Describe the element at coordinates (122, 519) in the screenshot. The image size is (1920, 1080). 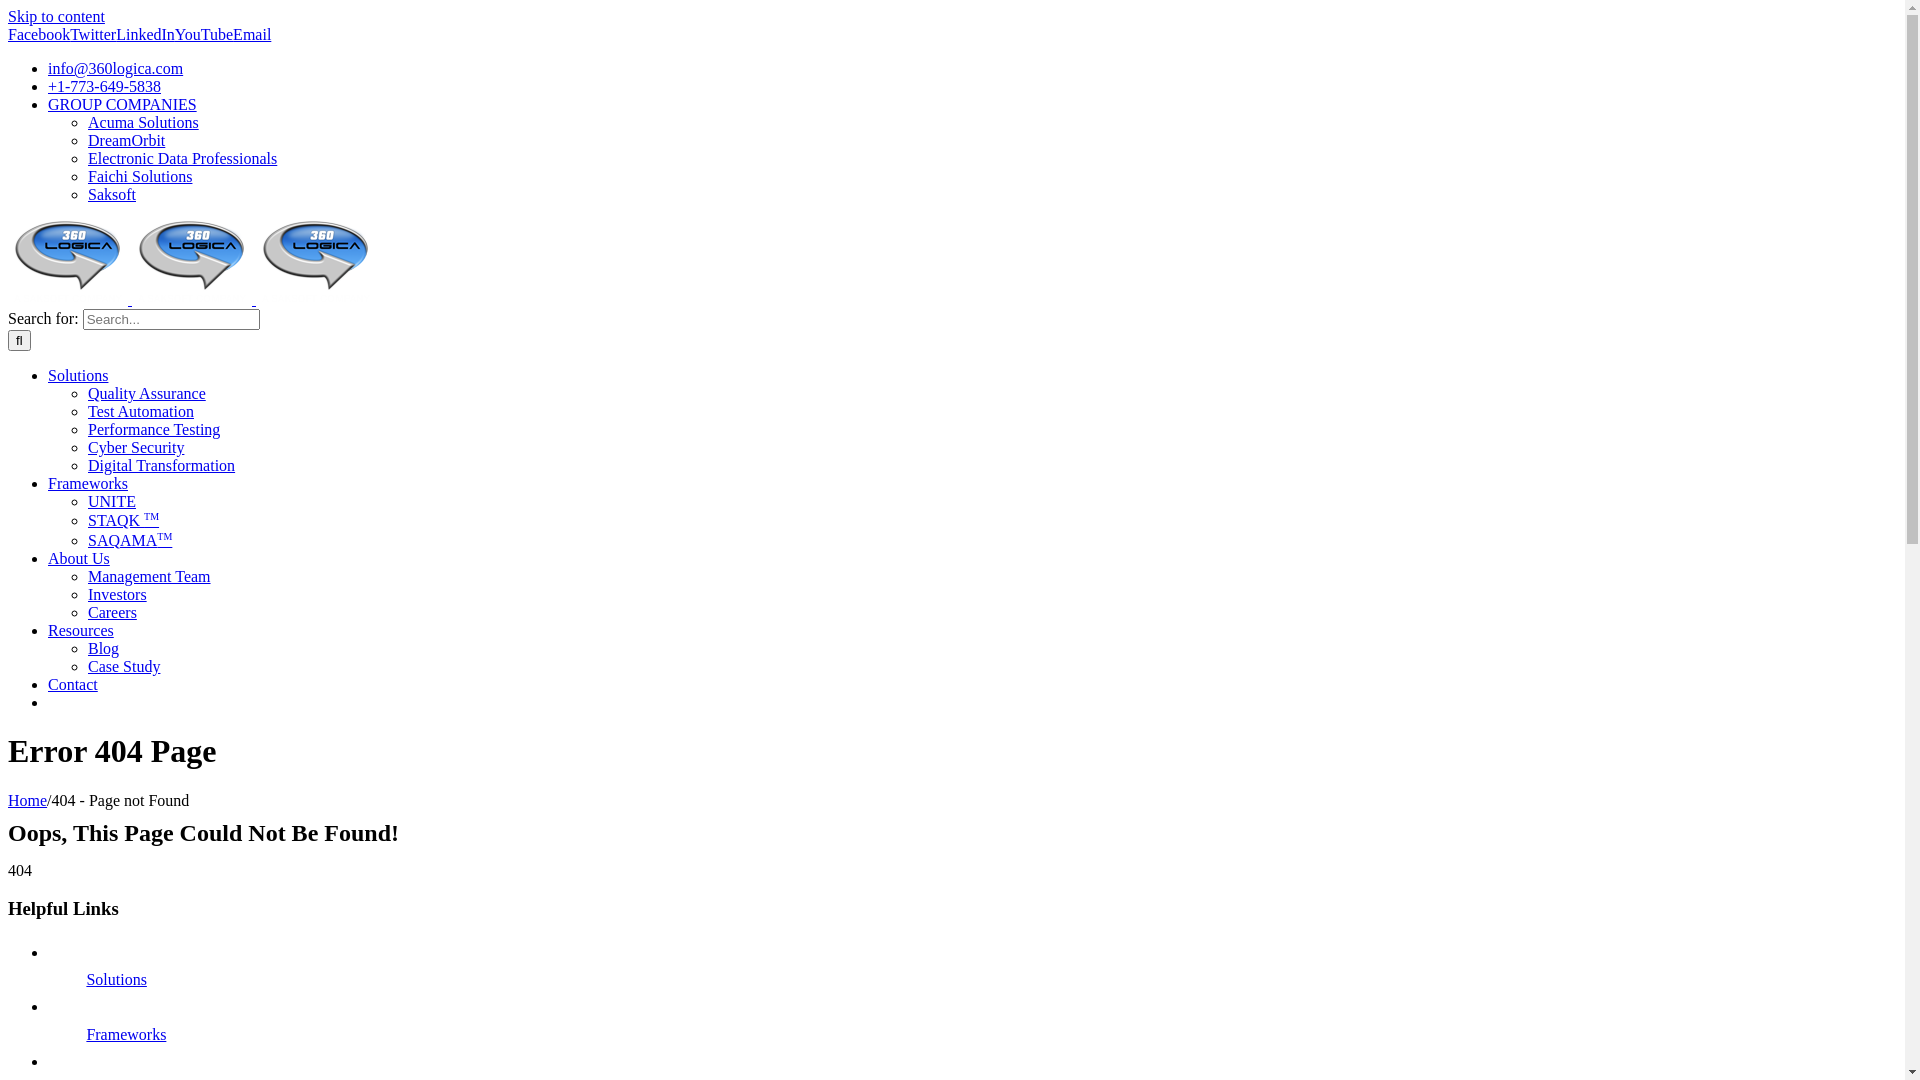
I see `'STAQK TM'` at that location.